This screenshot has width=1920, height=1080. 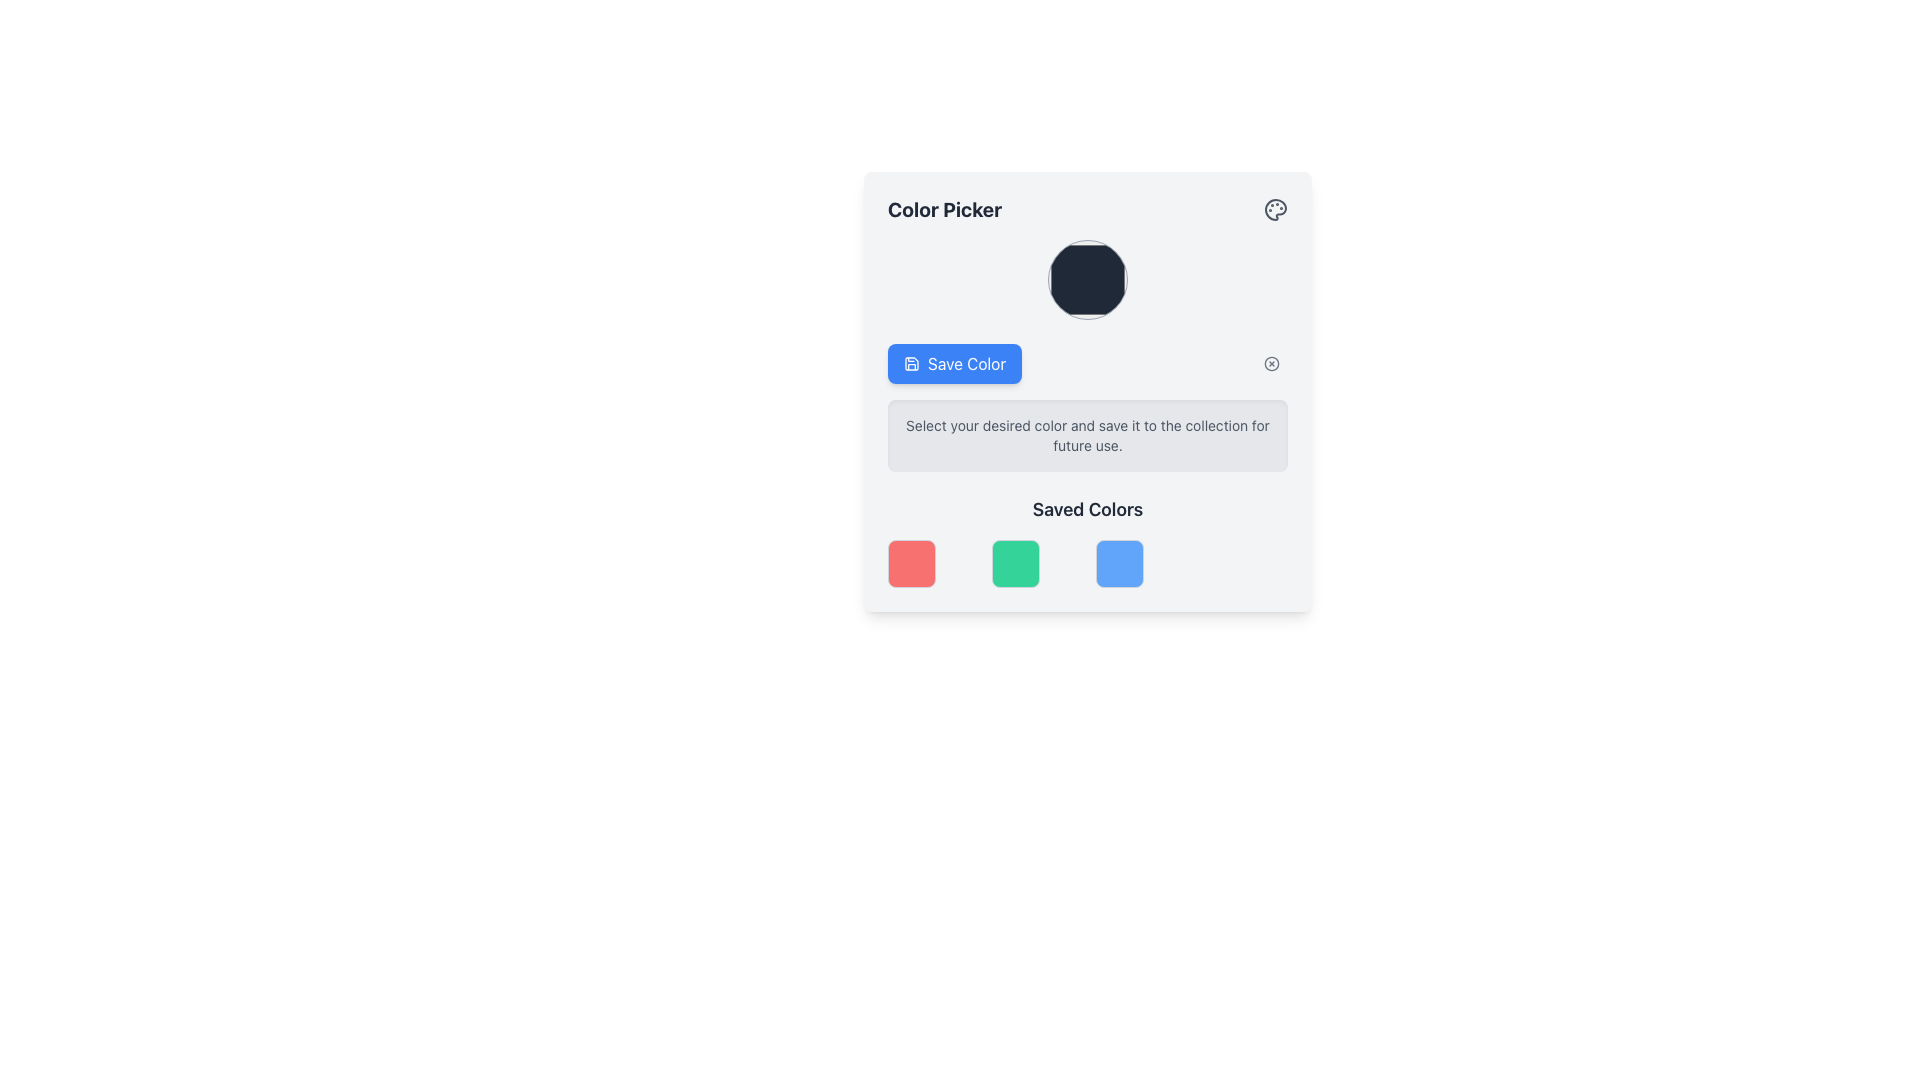 I want to click on the small circular close button with an inner 'X' located in the upper-right side of the 'Color Picker' section, so click(x=1271, y=363).